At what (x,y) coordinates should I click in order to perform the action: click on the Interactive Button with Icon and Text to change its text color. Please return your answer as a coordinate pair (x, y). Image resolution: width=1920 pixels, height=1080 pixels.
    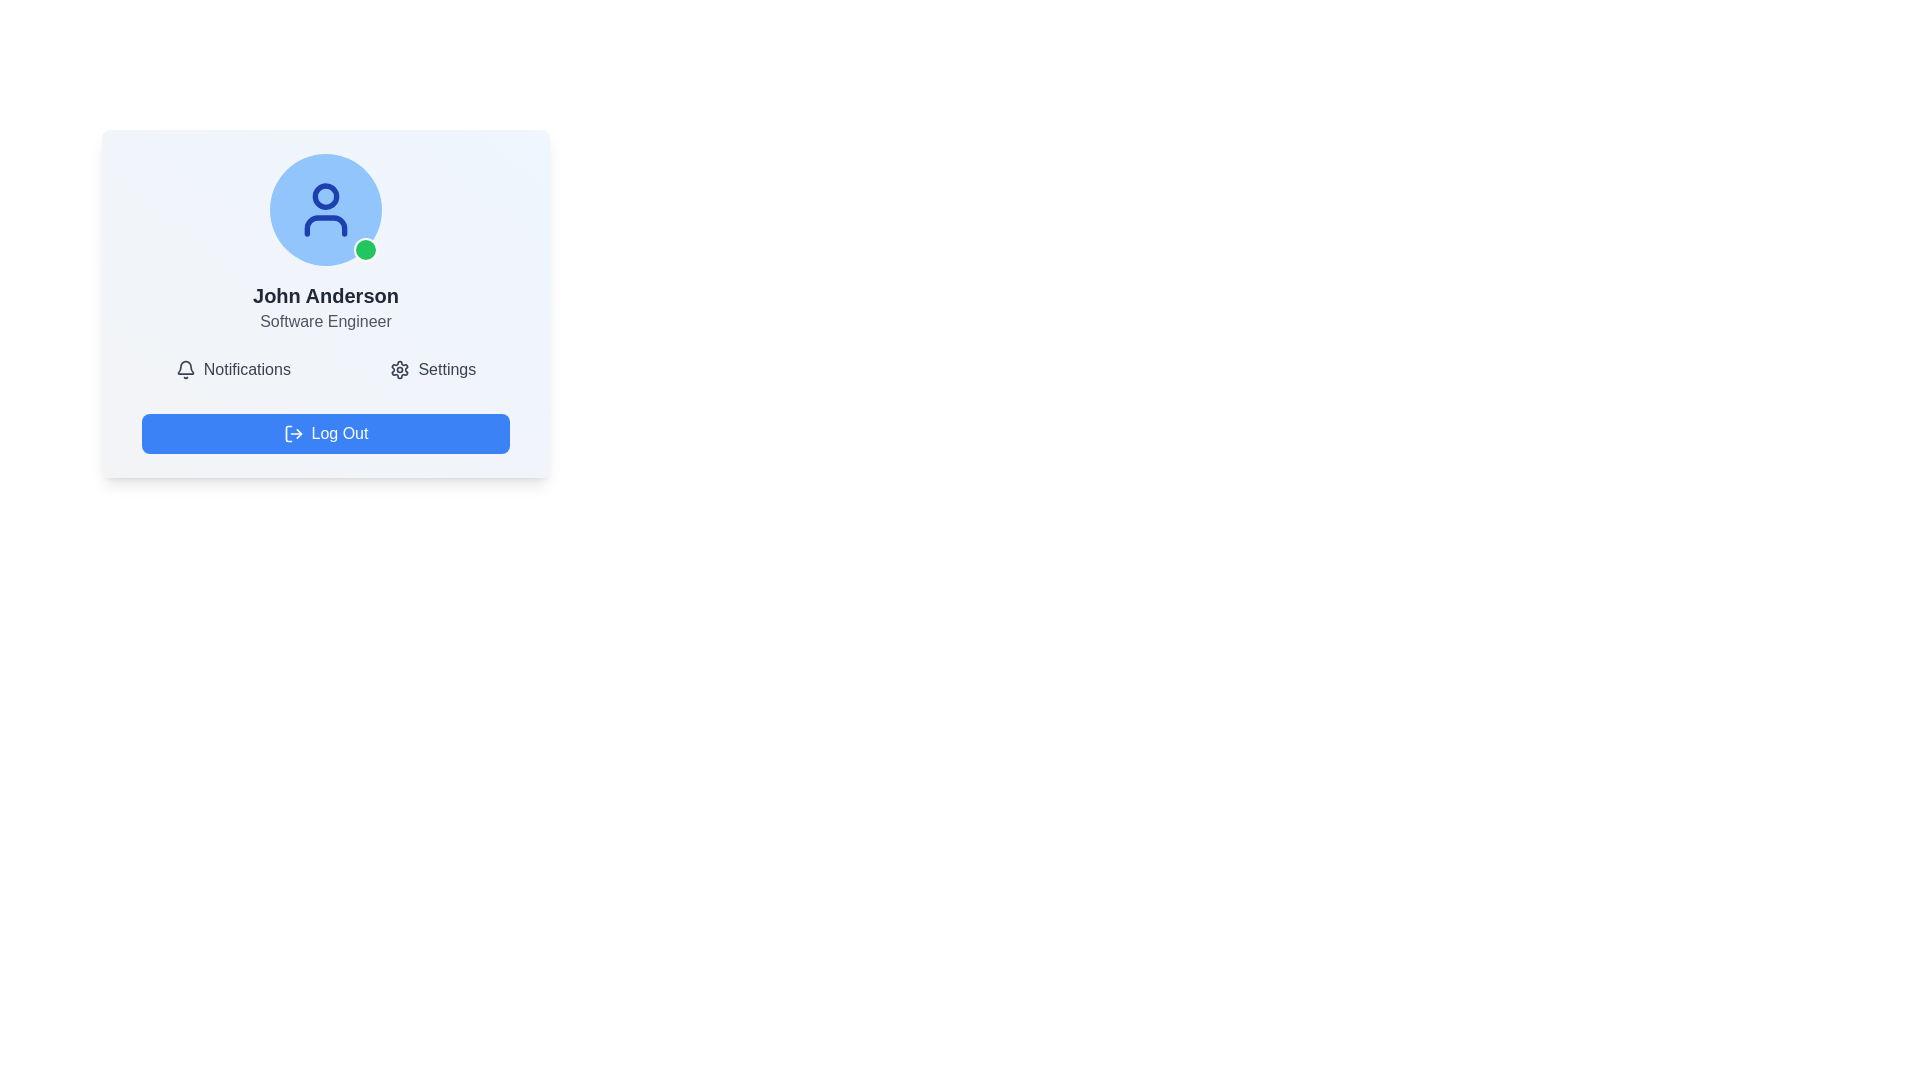
    Looking at the image, I should click on (432, 370).